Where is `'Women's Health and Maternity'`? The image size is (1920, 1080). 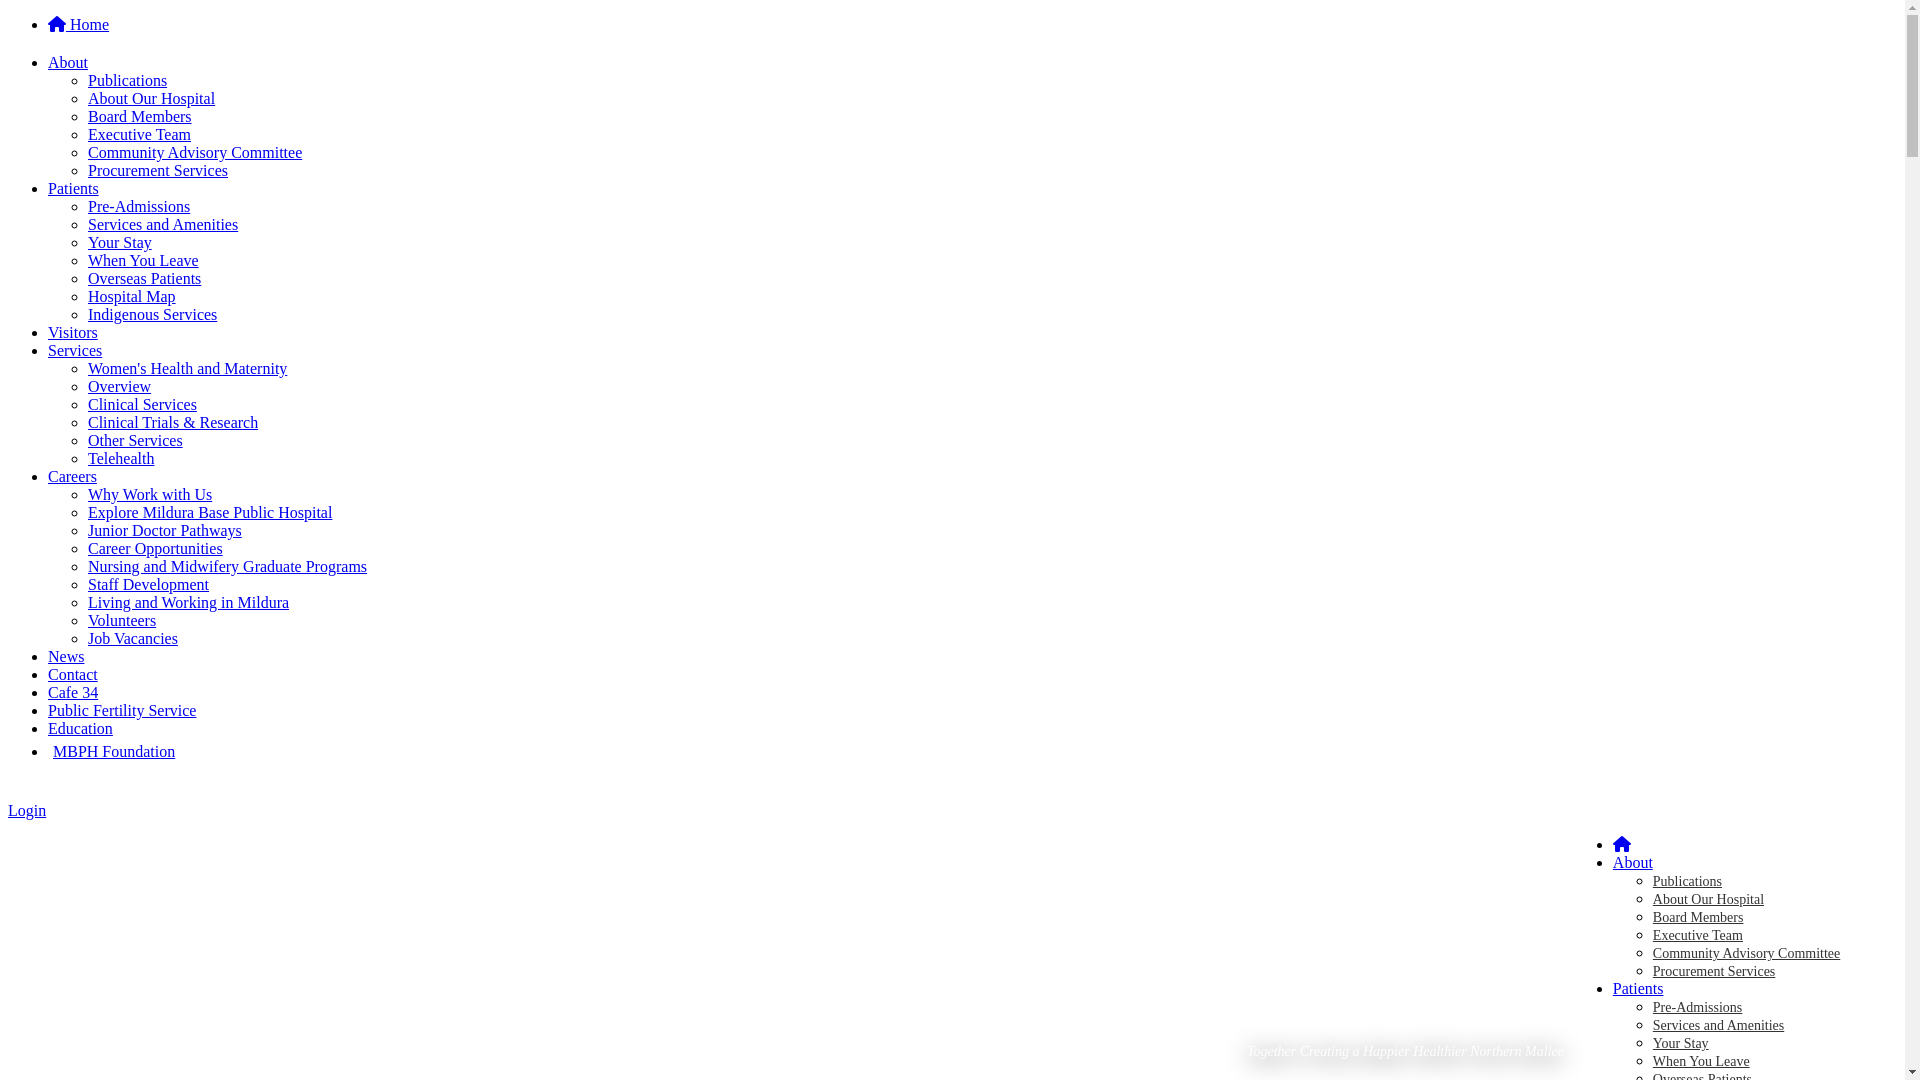
'Women's Health and Maternity' is located at coordinates (86, 368).